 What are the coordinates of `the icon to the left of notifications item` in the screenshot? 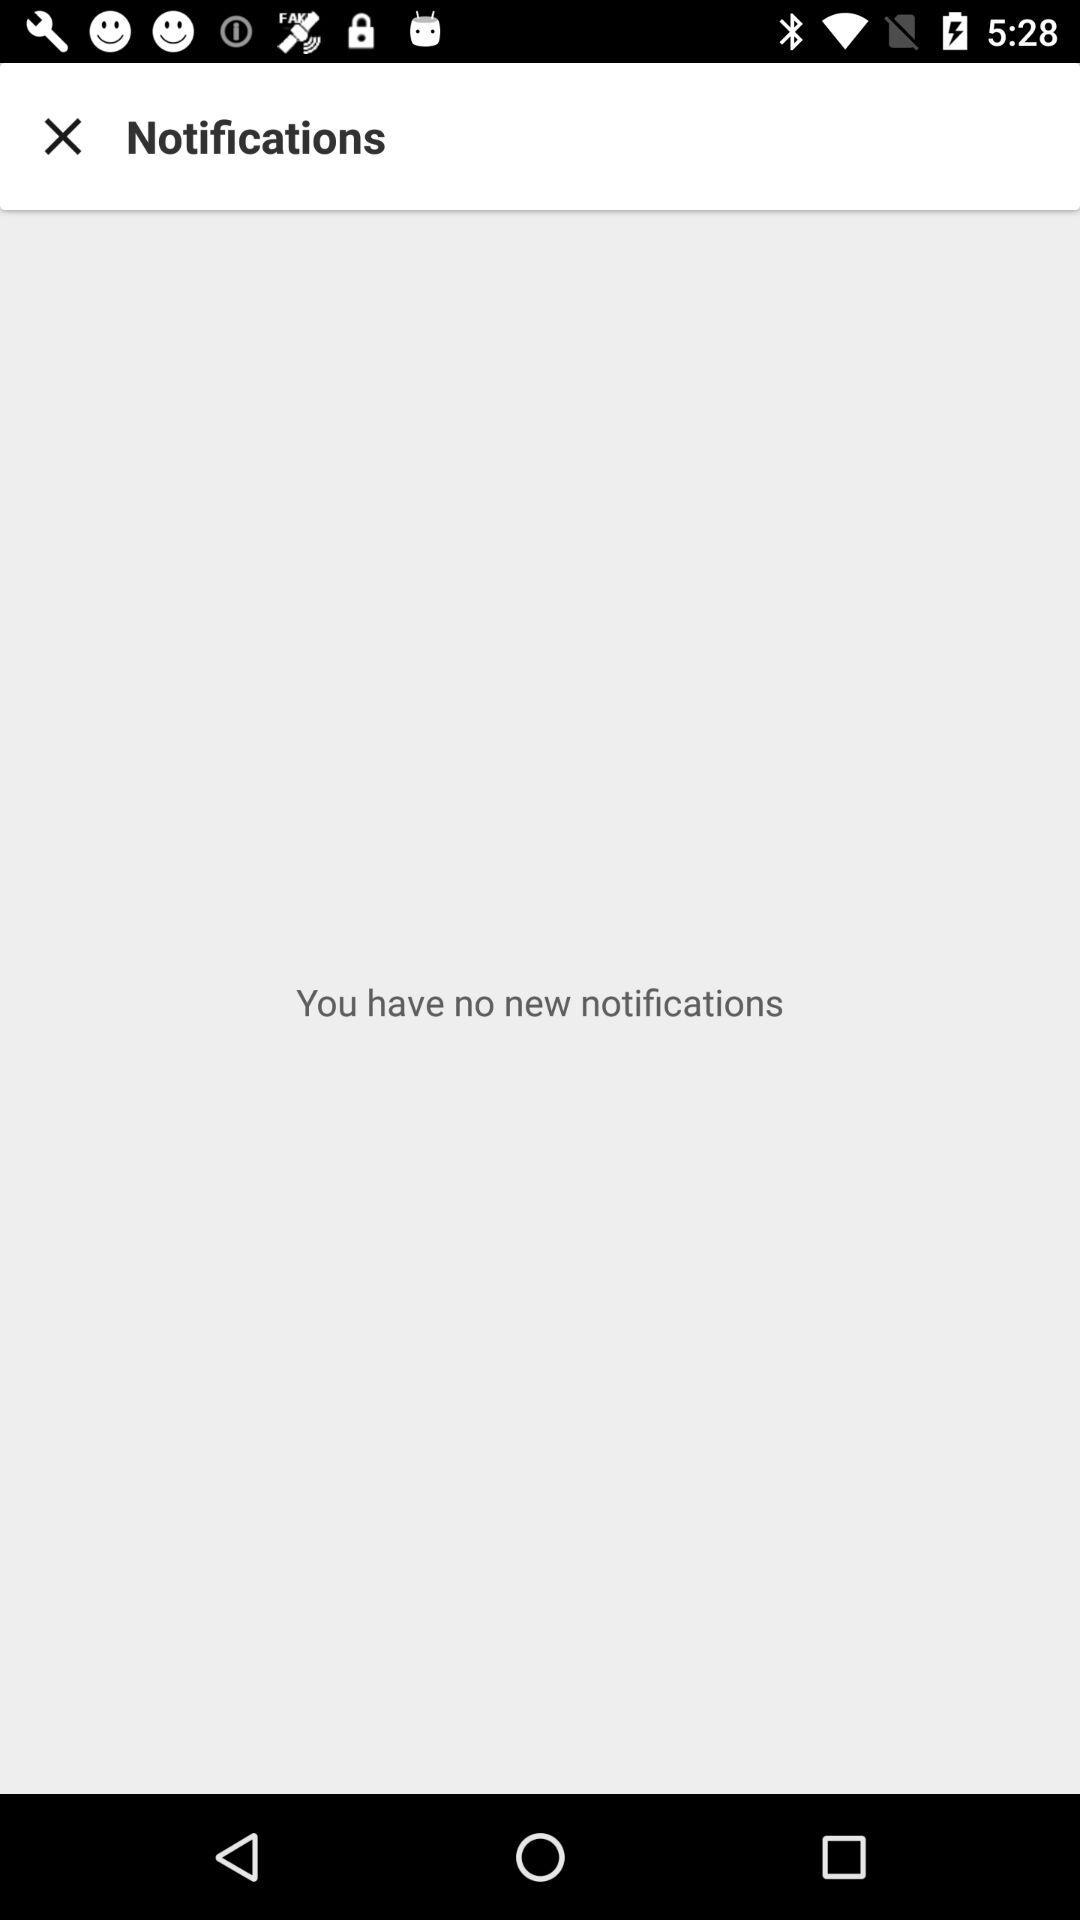 It's located at (61, 135).